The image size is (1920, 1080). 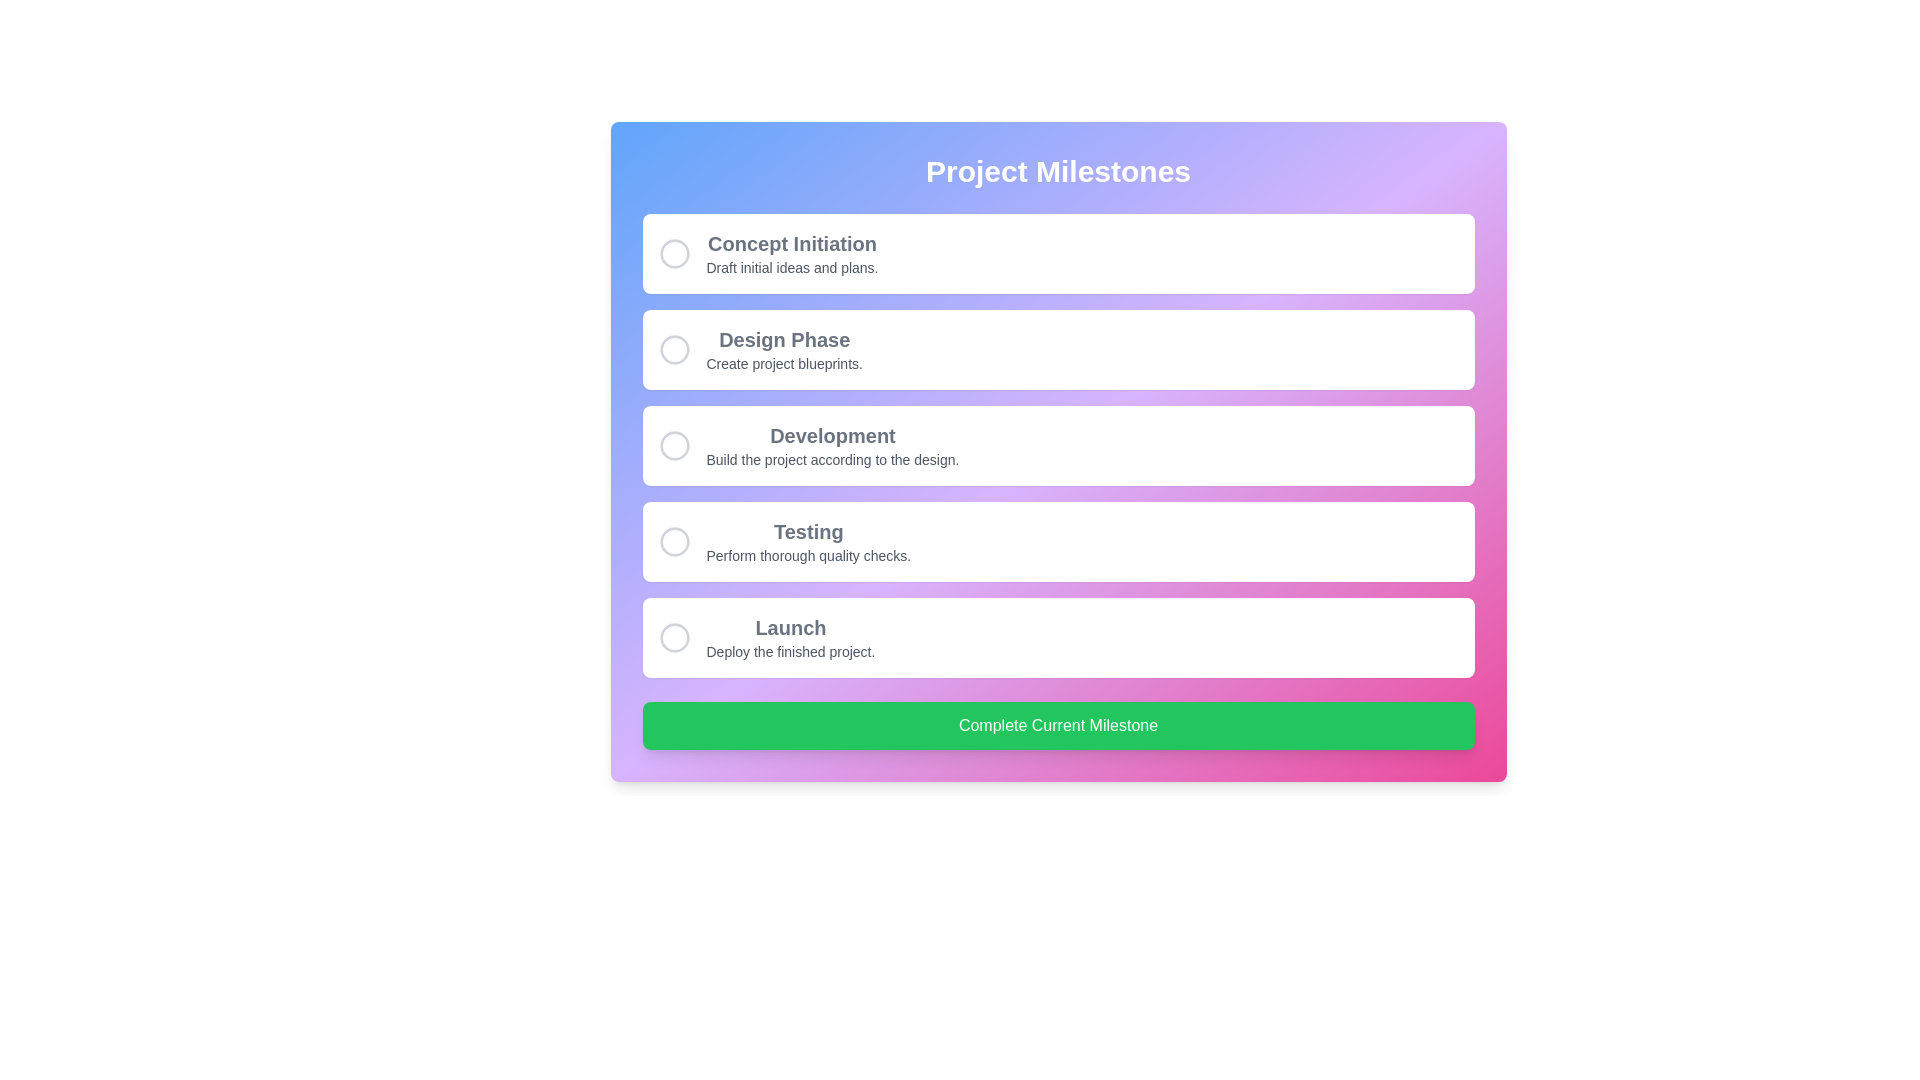 What do you see at coordinates (674, 637) in the screenshot?
I see `the circular icon with a gray fill and thin stroke located within the 'Launch' card at the bottom of the milestone list` at bounding box center [674, 637].